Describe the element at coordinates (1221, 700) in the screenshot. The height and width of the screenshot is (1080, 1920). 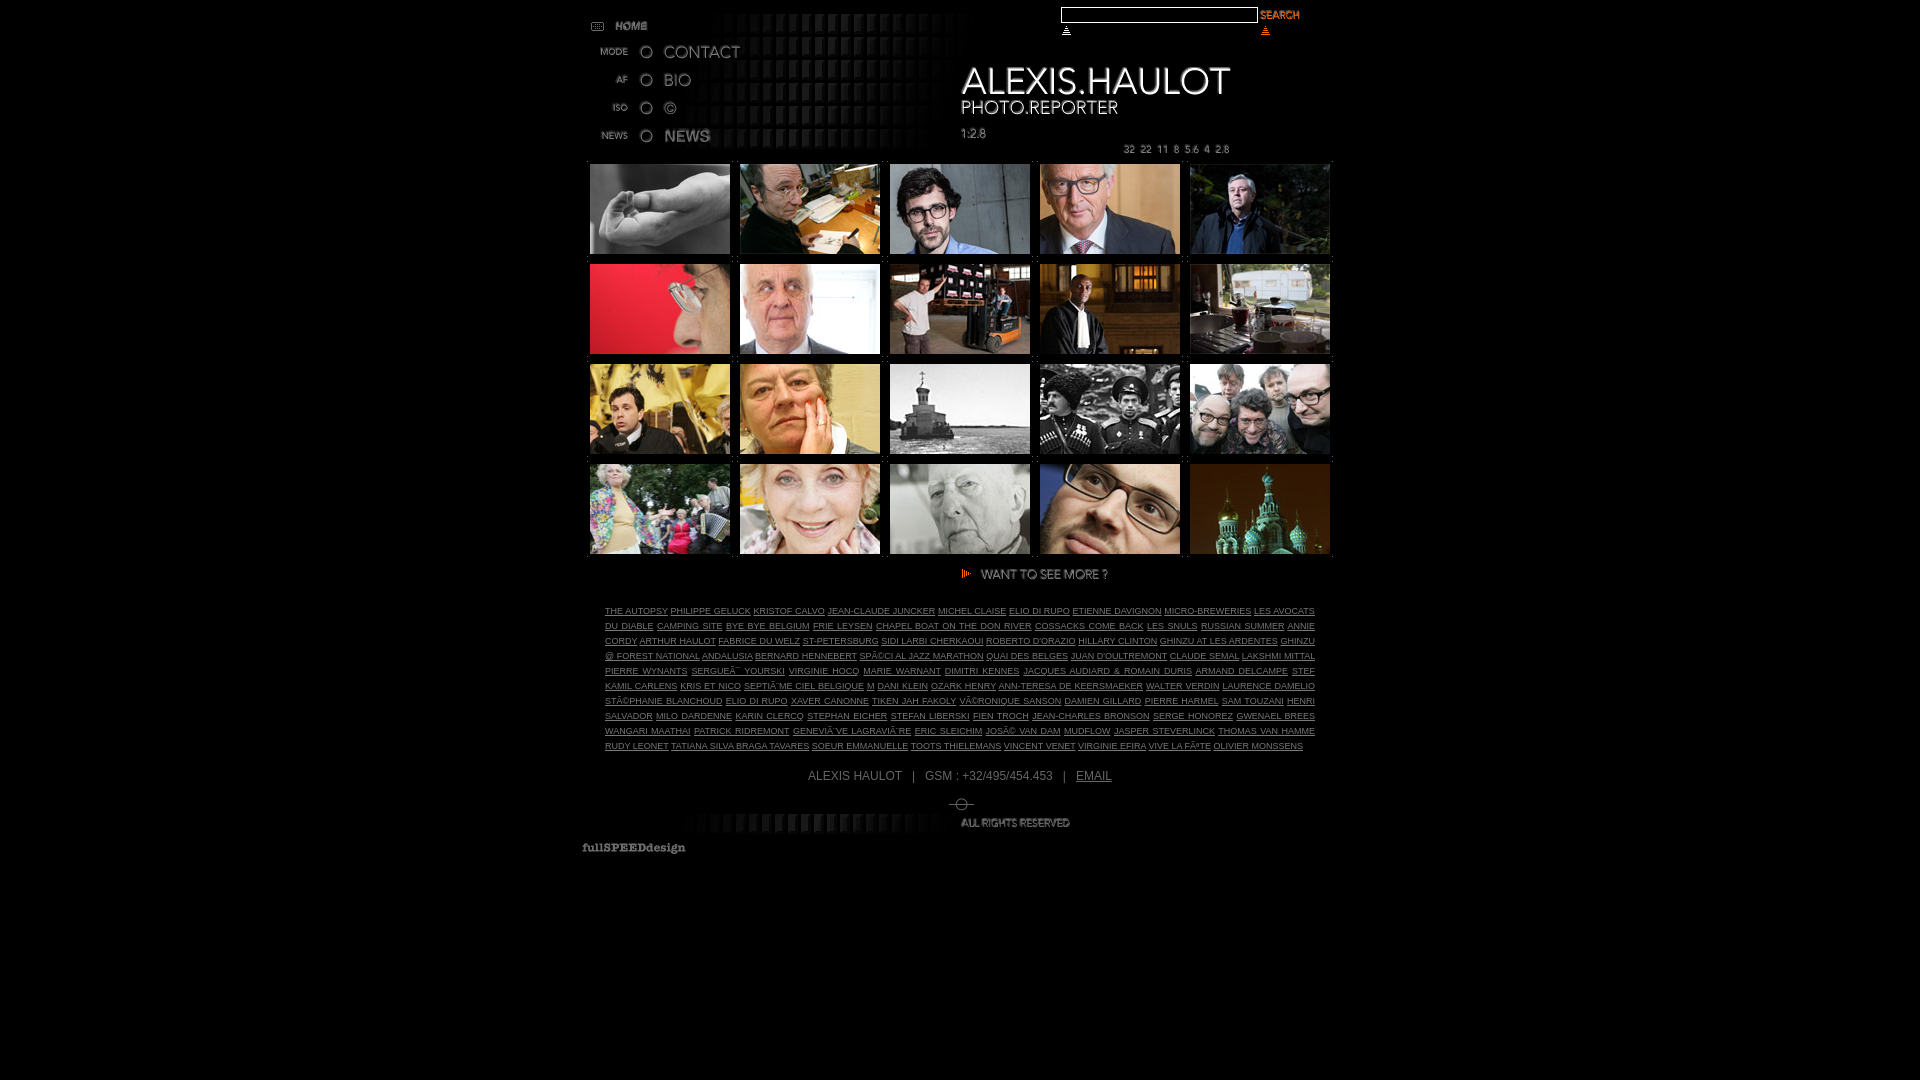
I see `'SAM TOUZANI'` at that location.